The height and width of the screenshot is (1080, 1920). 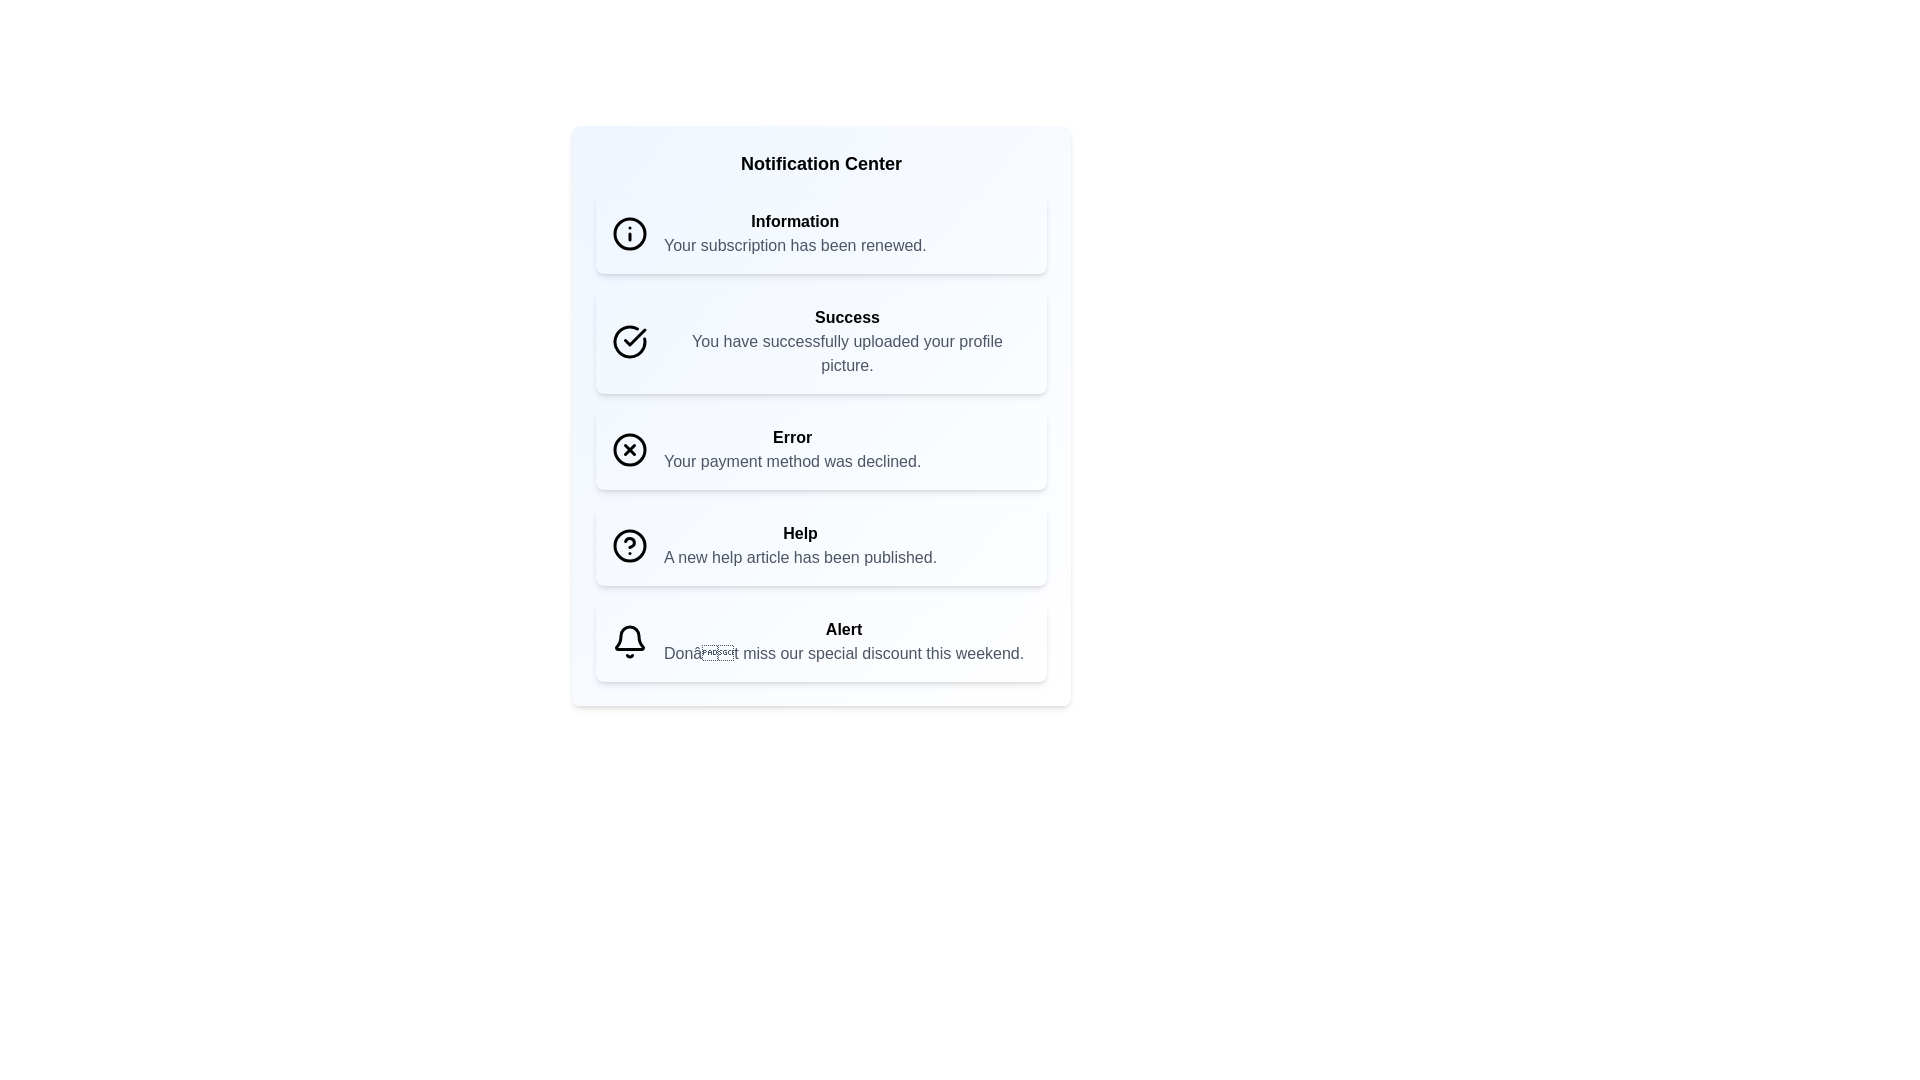 I want to click on the notification icon for Alert, so click(x=628, y=641).